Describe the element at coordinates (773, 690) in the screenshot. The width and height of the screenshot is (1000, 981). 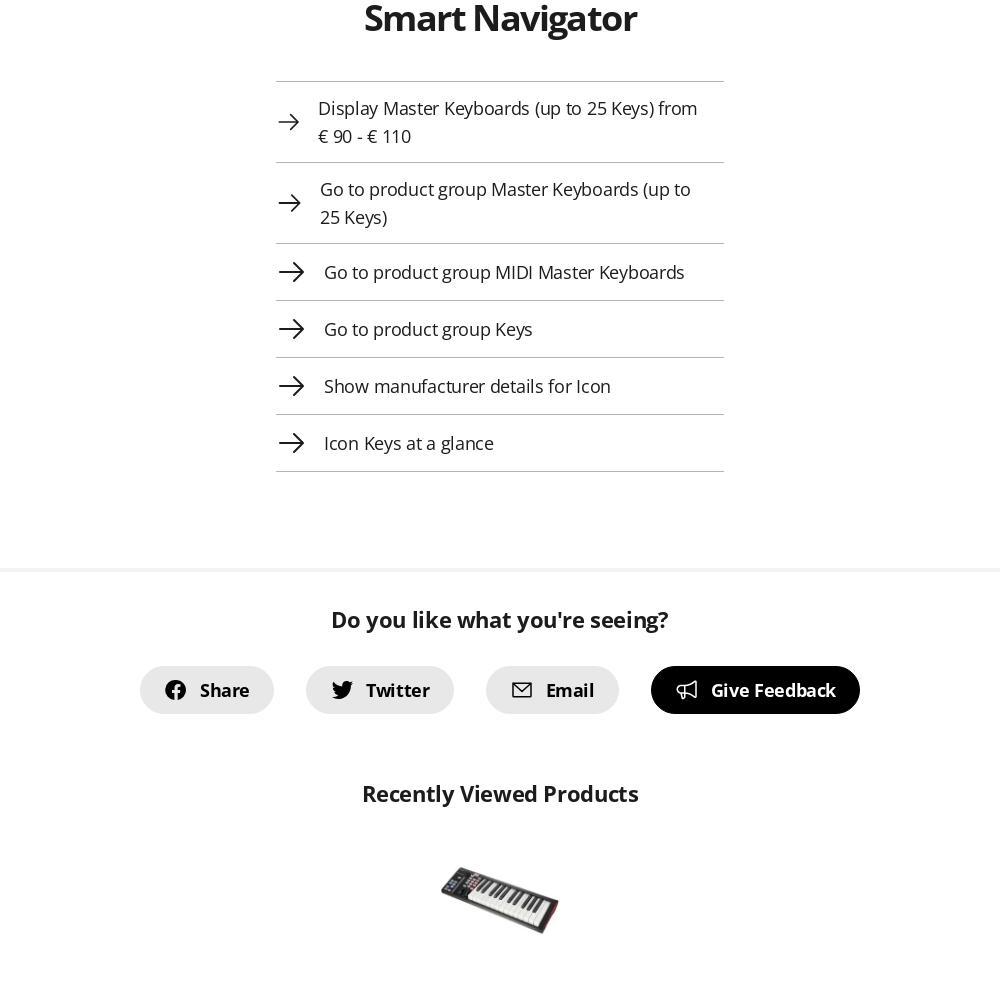
I see `'Give Feedback'` at that location.